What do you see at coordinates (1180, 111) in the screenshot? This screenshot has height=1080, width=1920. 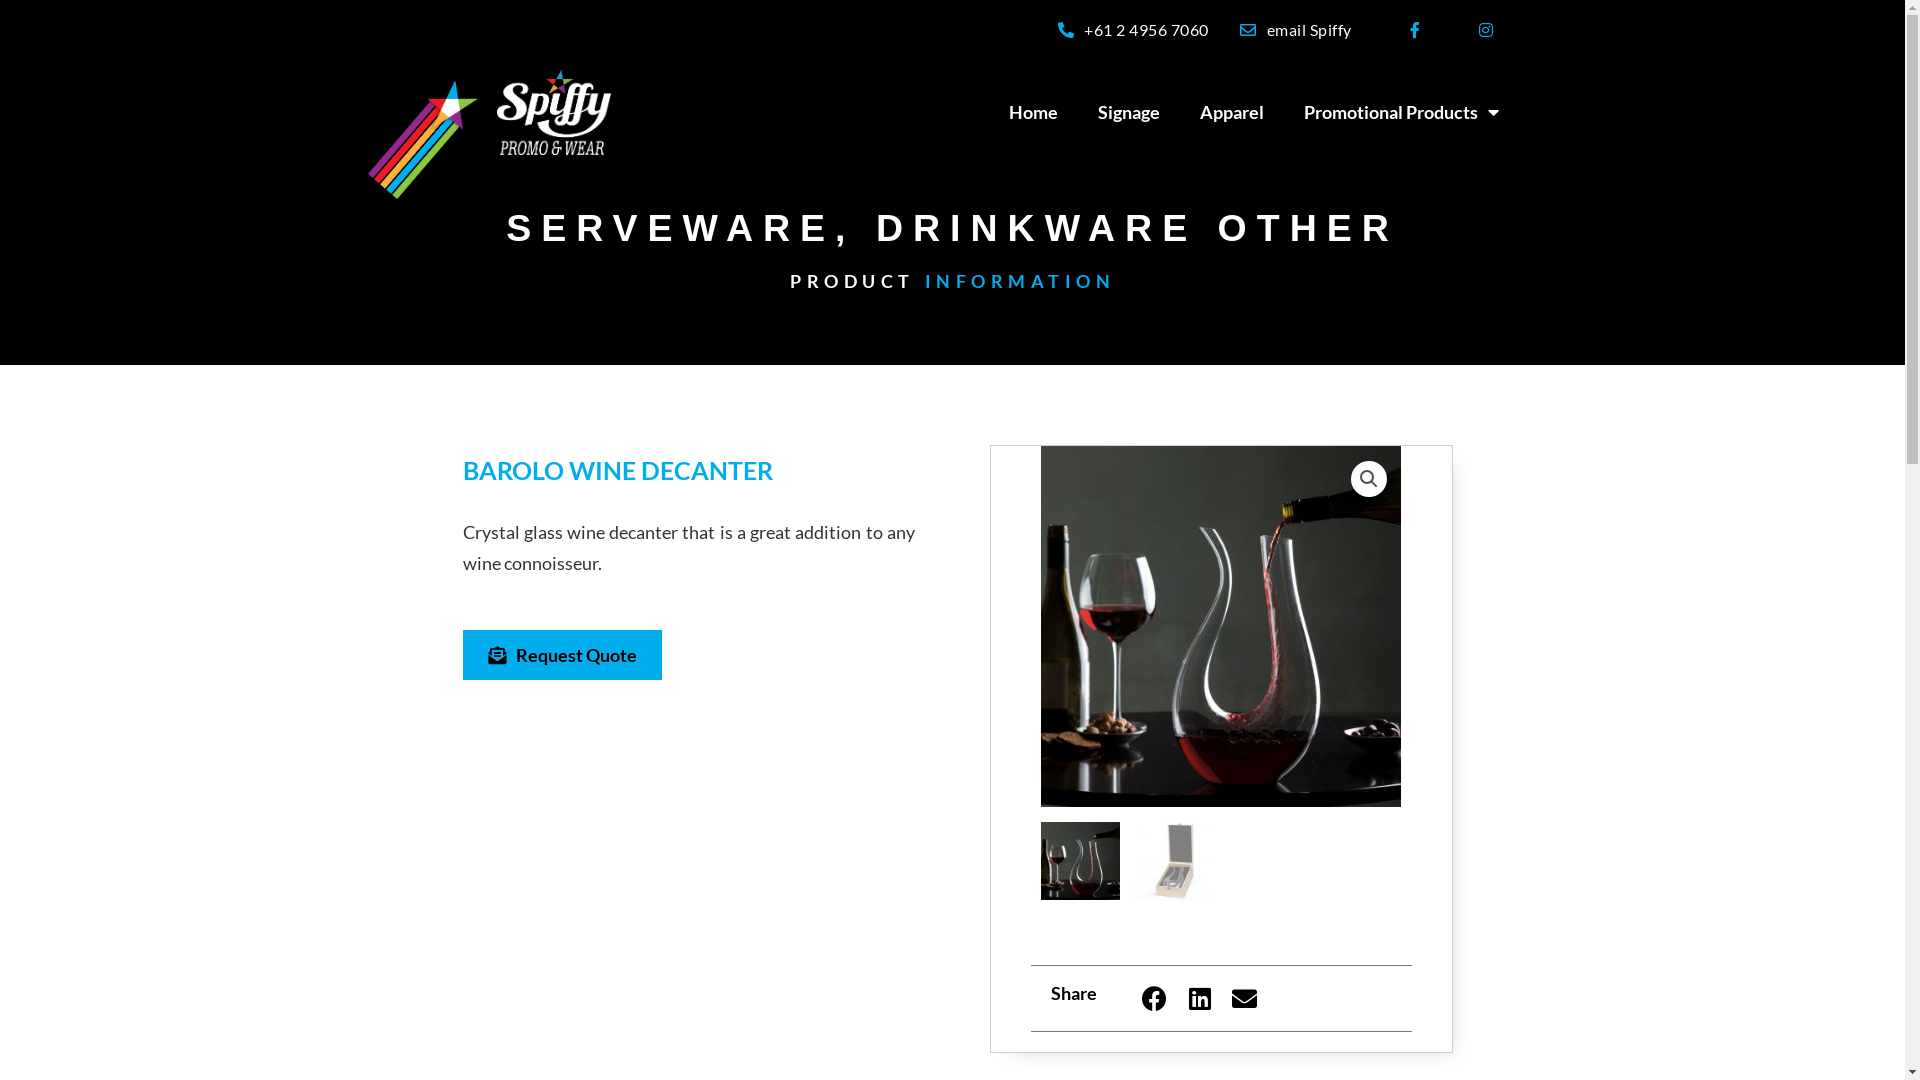 I see `'Apparel'` at bounding box center [1180, 111].